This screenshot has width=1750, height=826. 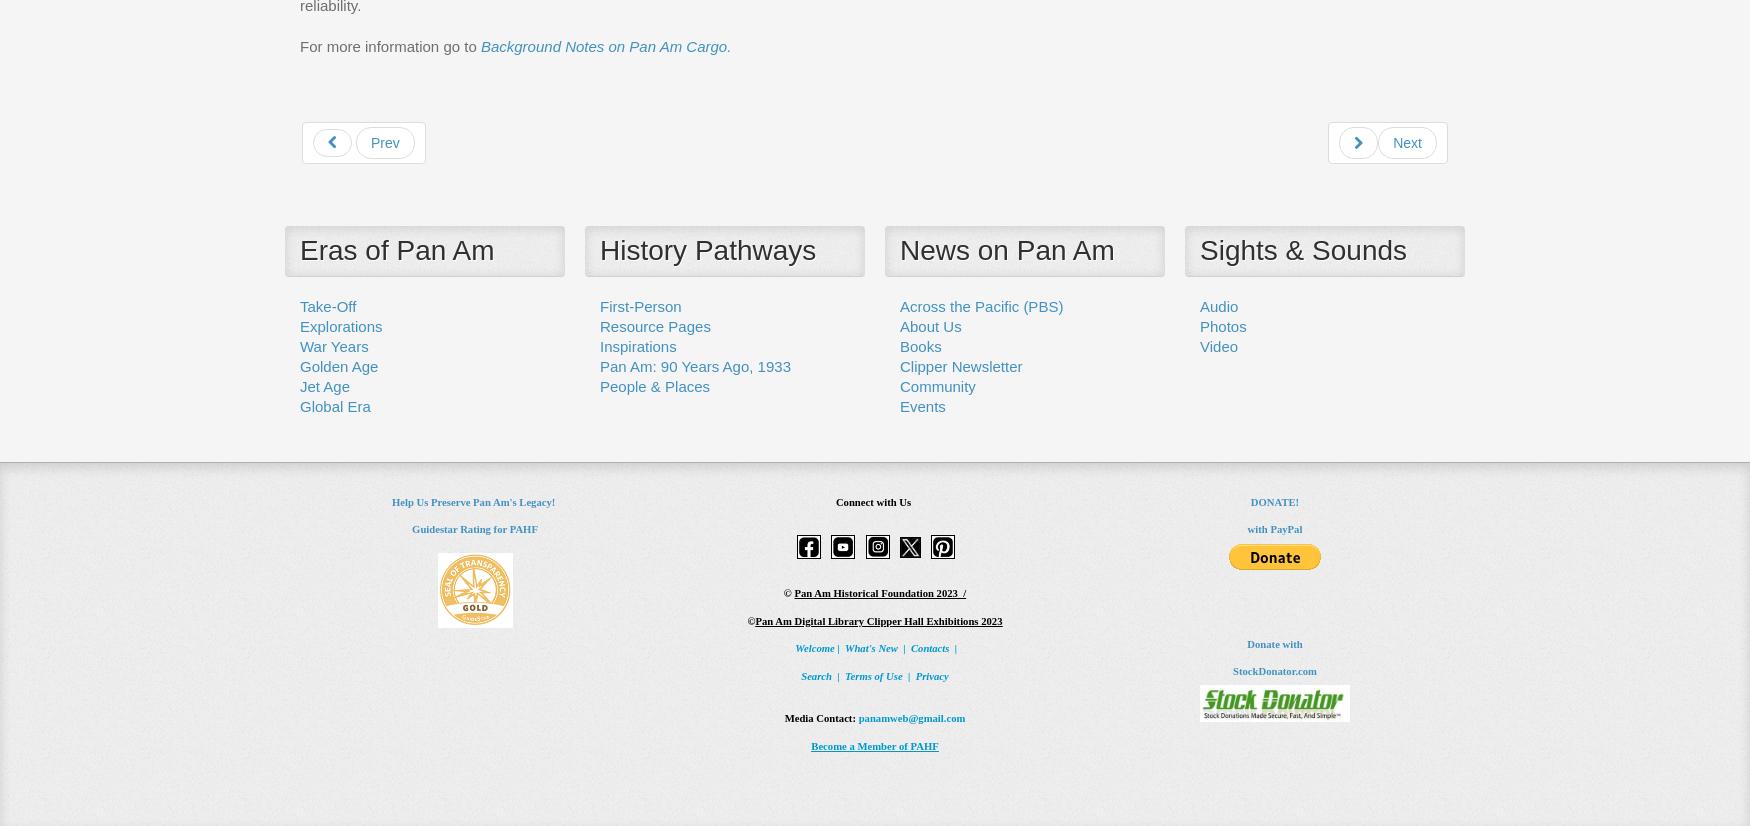 What do you see at coordinates (899, 344) in the screenshot?
I see `'Books'` at bounding box center [899, 344].